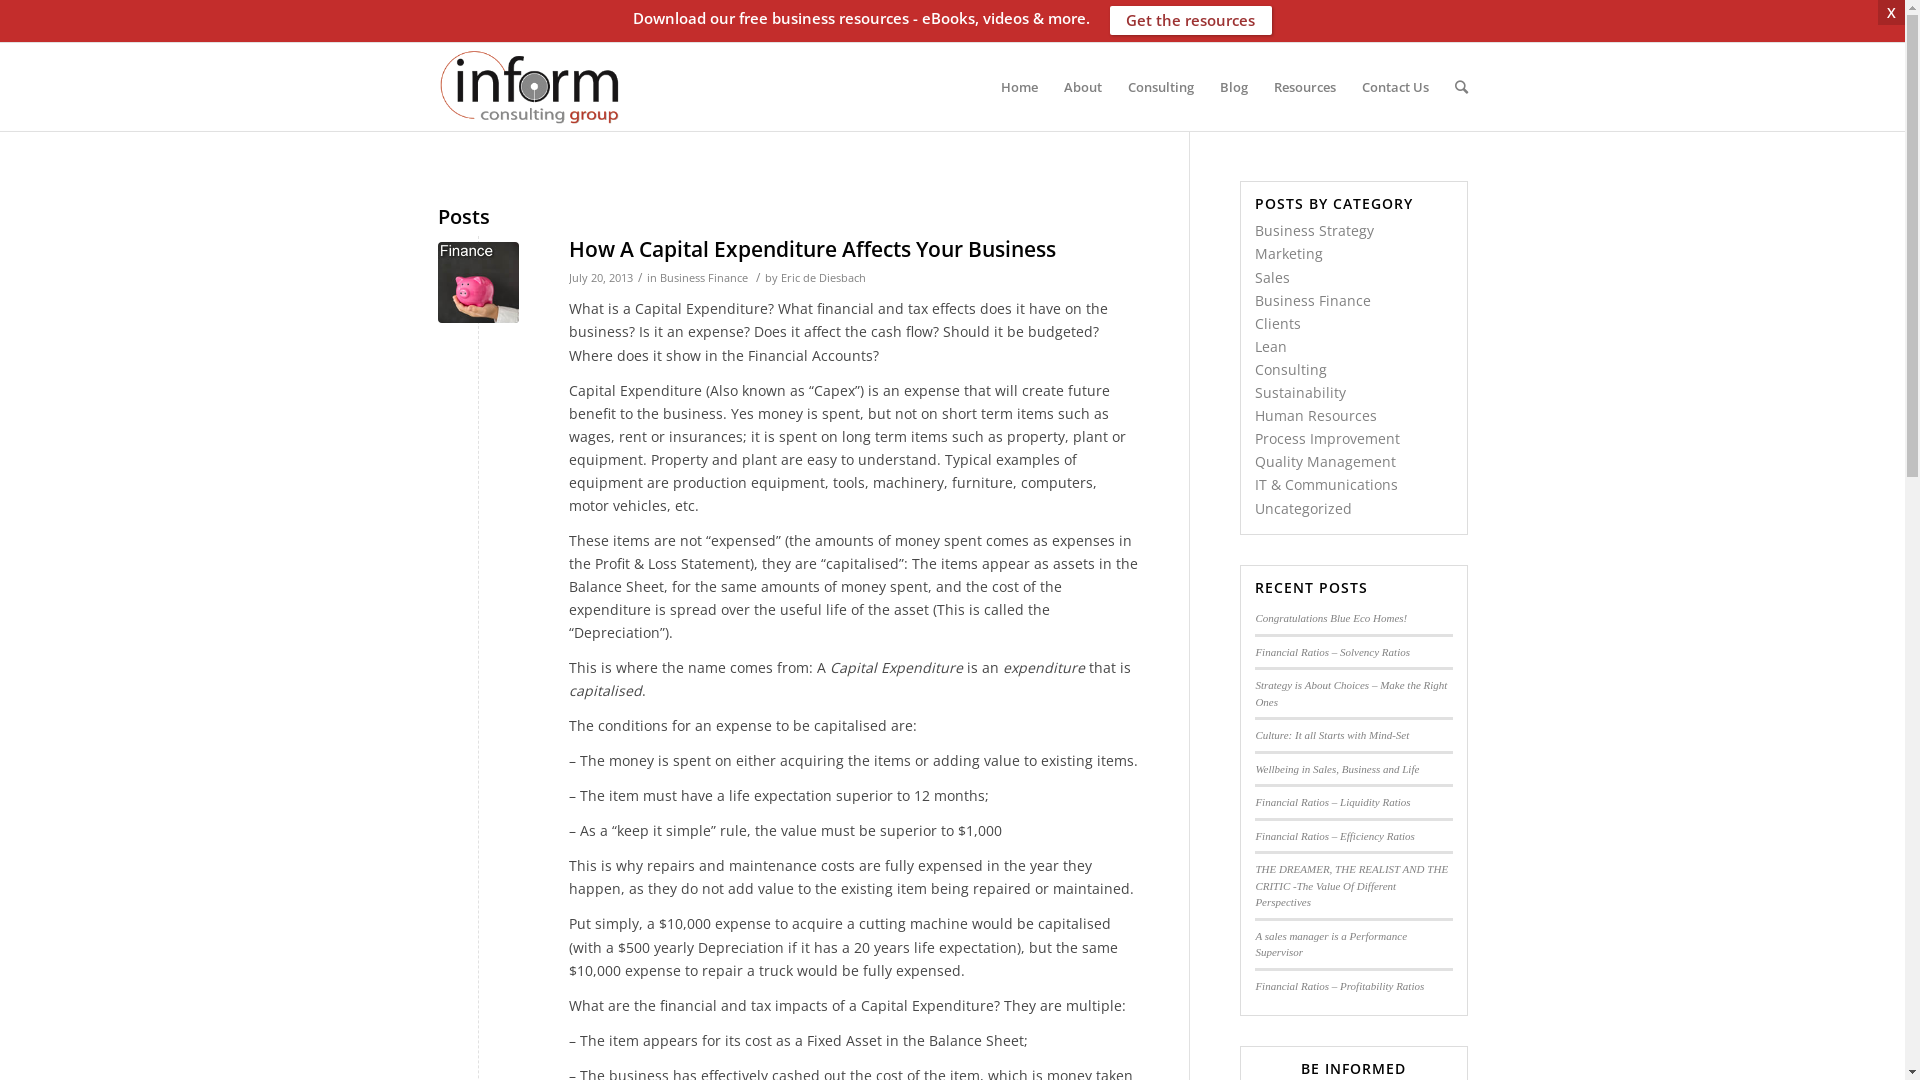 Image resolution: width=1920 pixels, height=1080 pixels. I want to click on 'Culture: It all Starts with Mind-Set', so click(1332, 735).